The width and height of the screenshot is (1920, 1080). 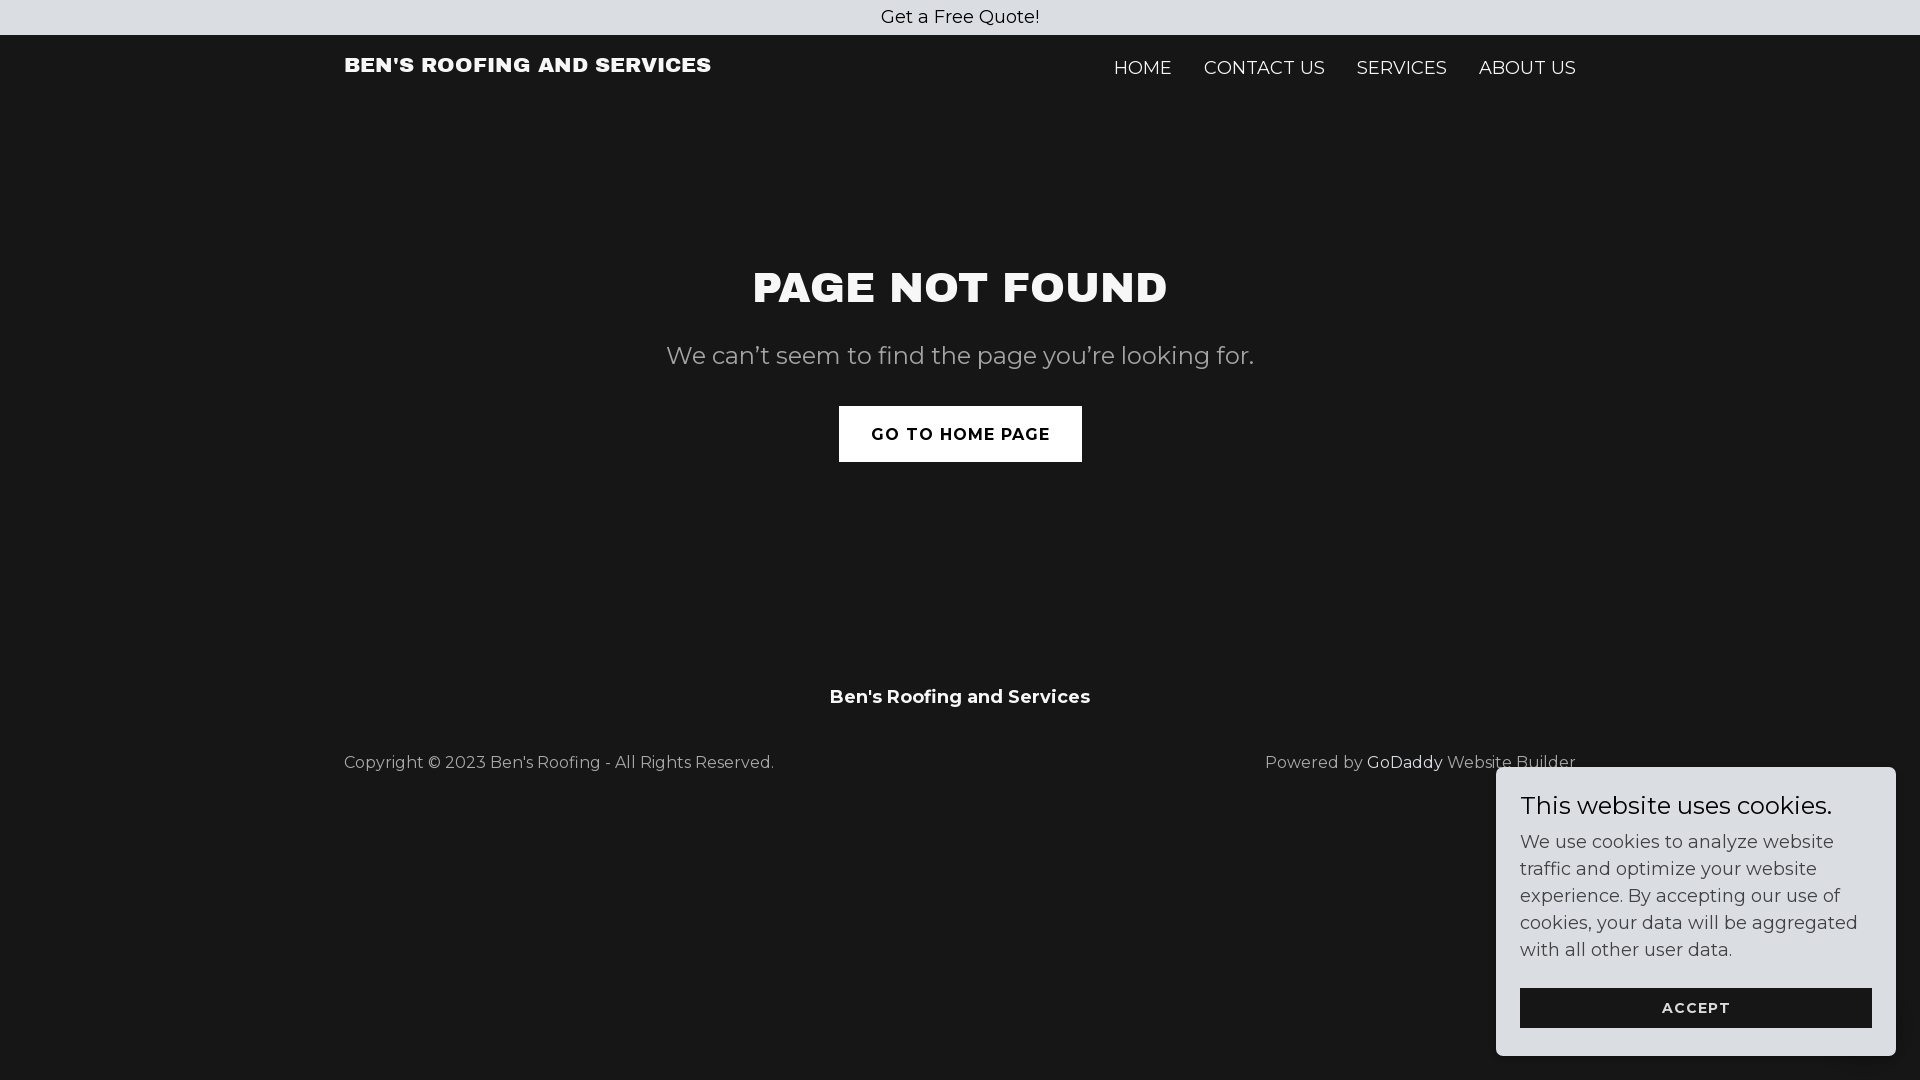 I want to click on 'GO TO HOME PAGE', so click(x=958, y=433).